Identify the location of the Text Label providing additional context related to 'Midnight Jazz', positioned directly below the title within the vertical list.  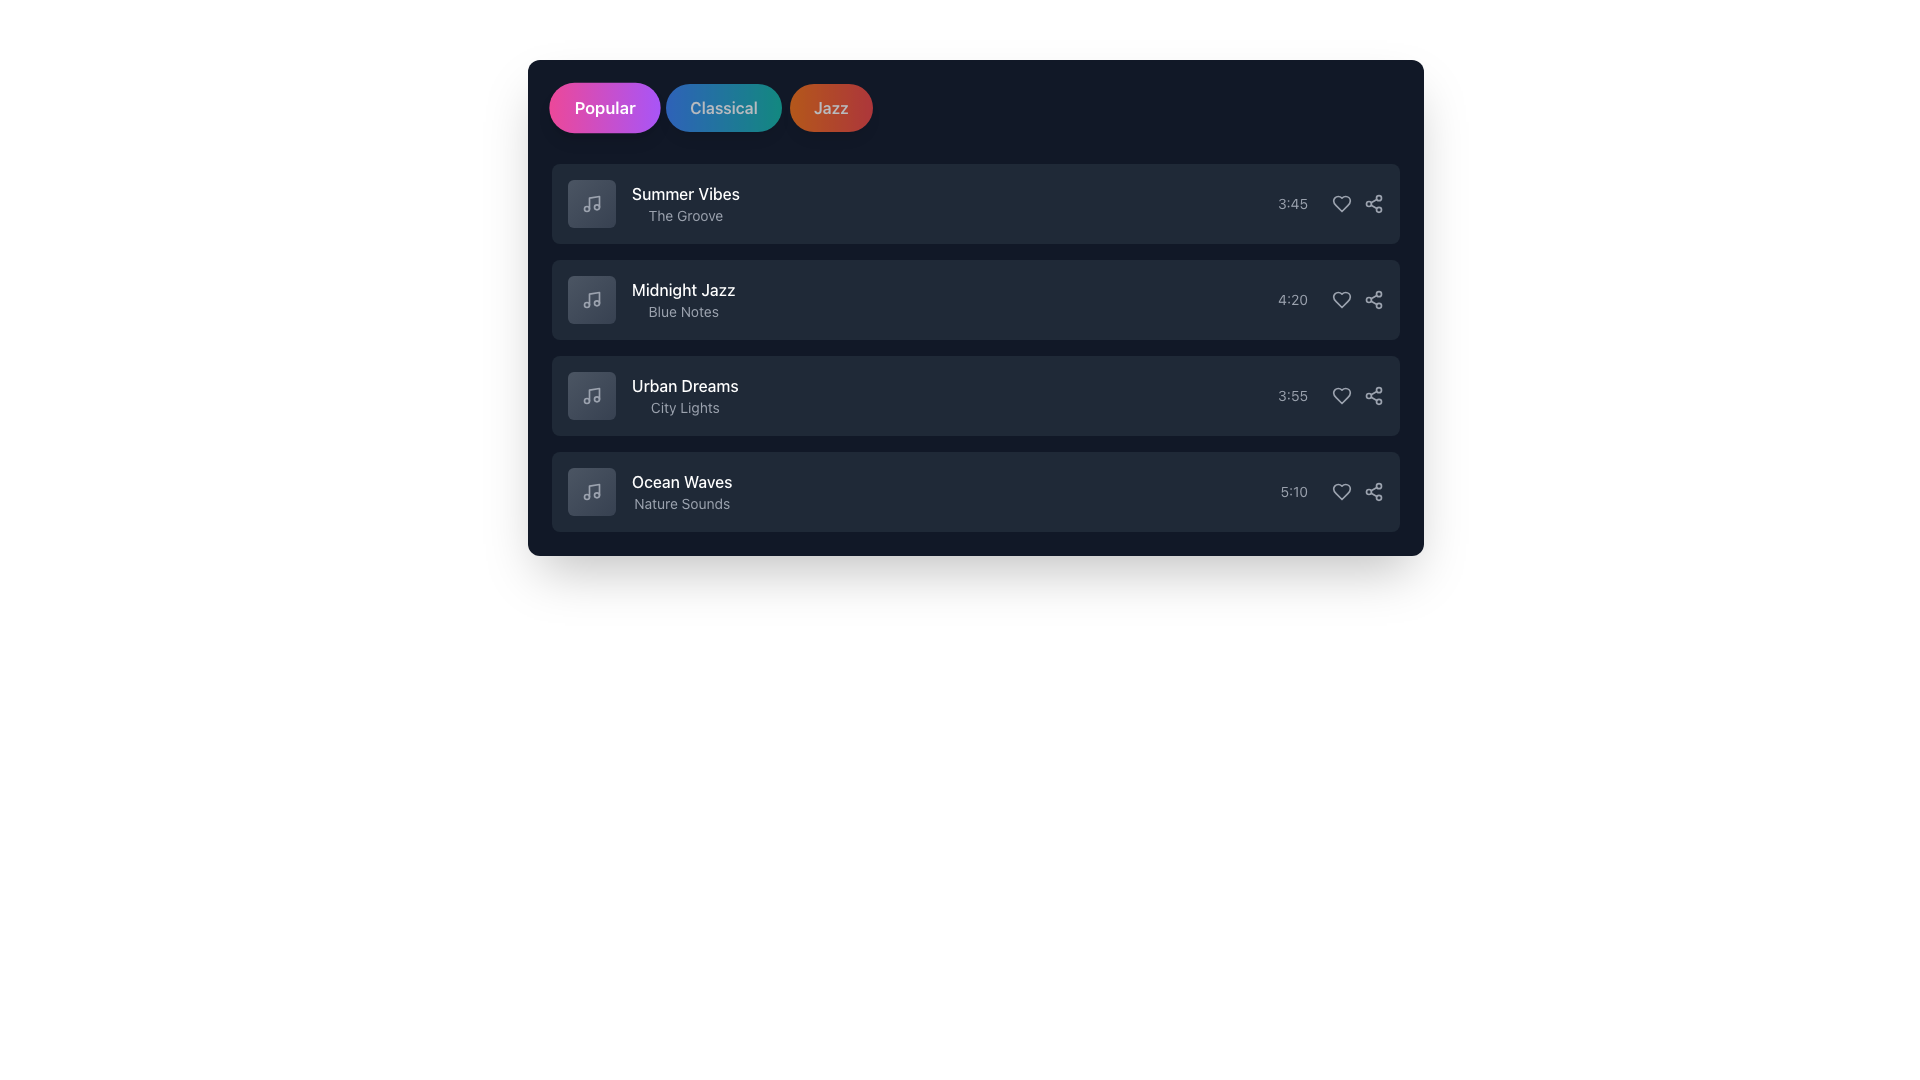
(683, 312).